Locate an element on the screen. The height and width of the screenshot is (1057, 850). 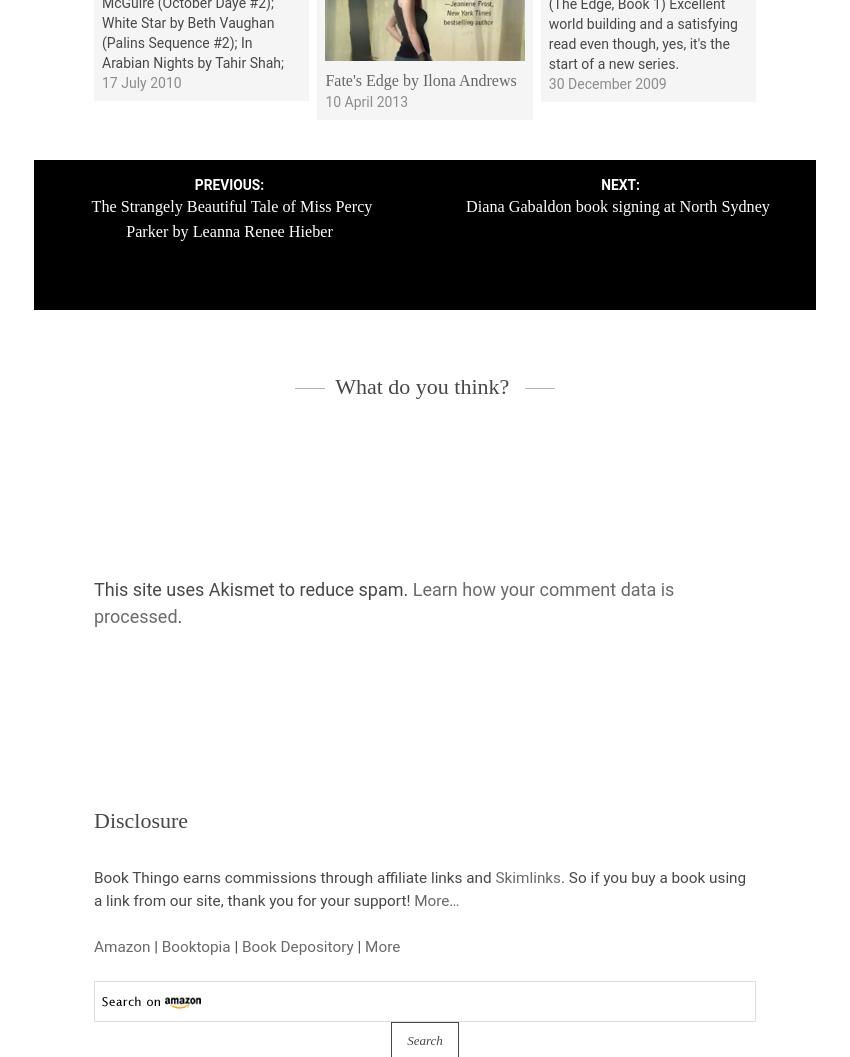
'Book Thingo earns commissions through affiliate links and' is located at coordinates (293, 875).